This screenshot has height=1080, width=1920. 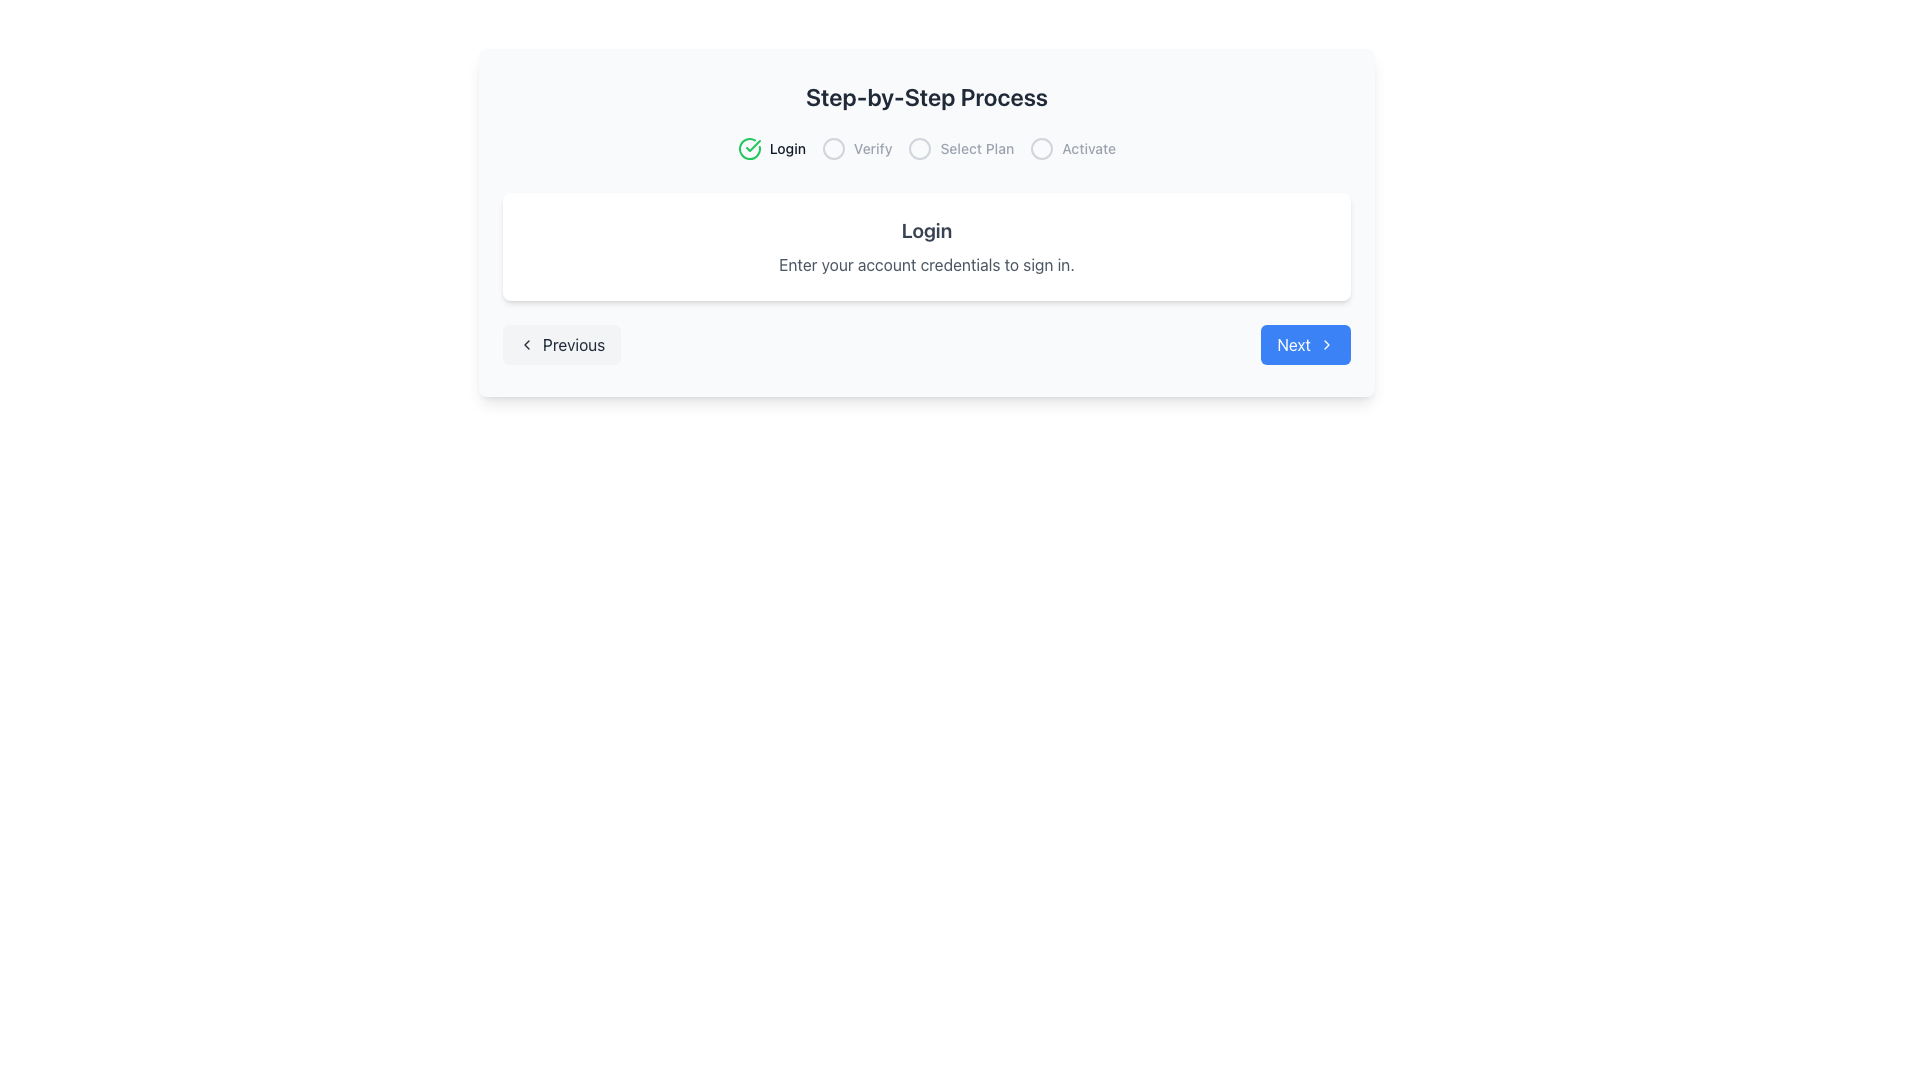 I want to click on the second circle icon in the step indicator component, which has a gray stroke and no fill, adjacent to the text 'Select Plan.', so click(x=919, y=148).